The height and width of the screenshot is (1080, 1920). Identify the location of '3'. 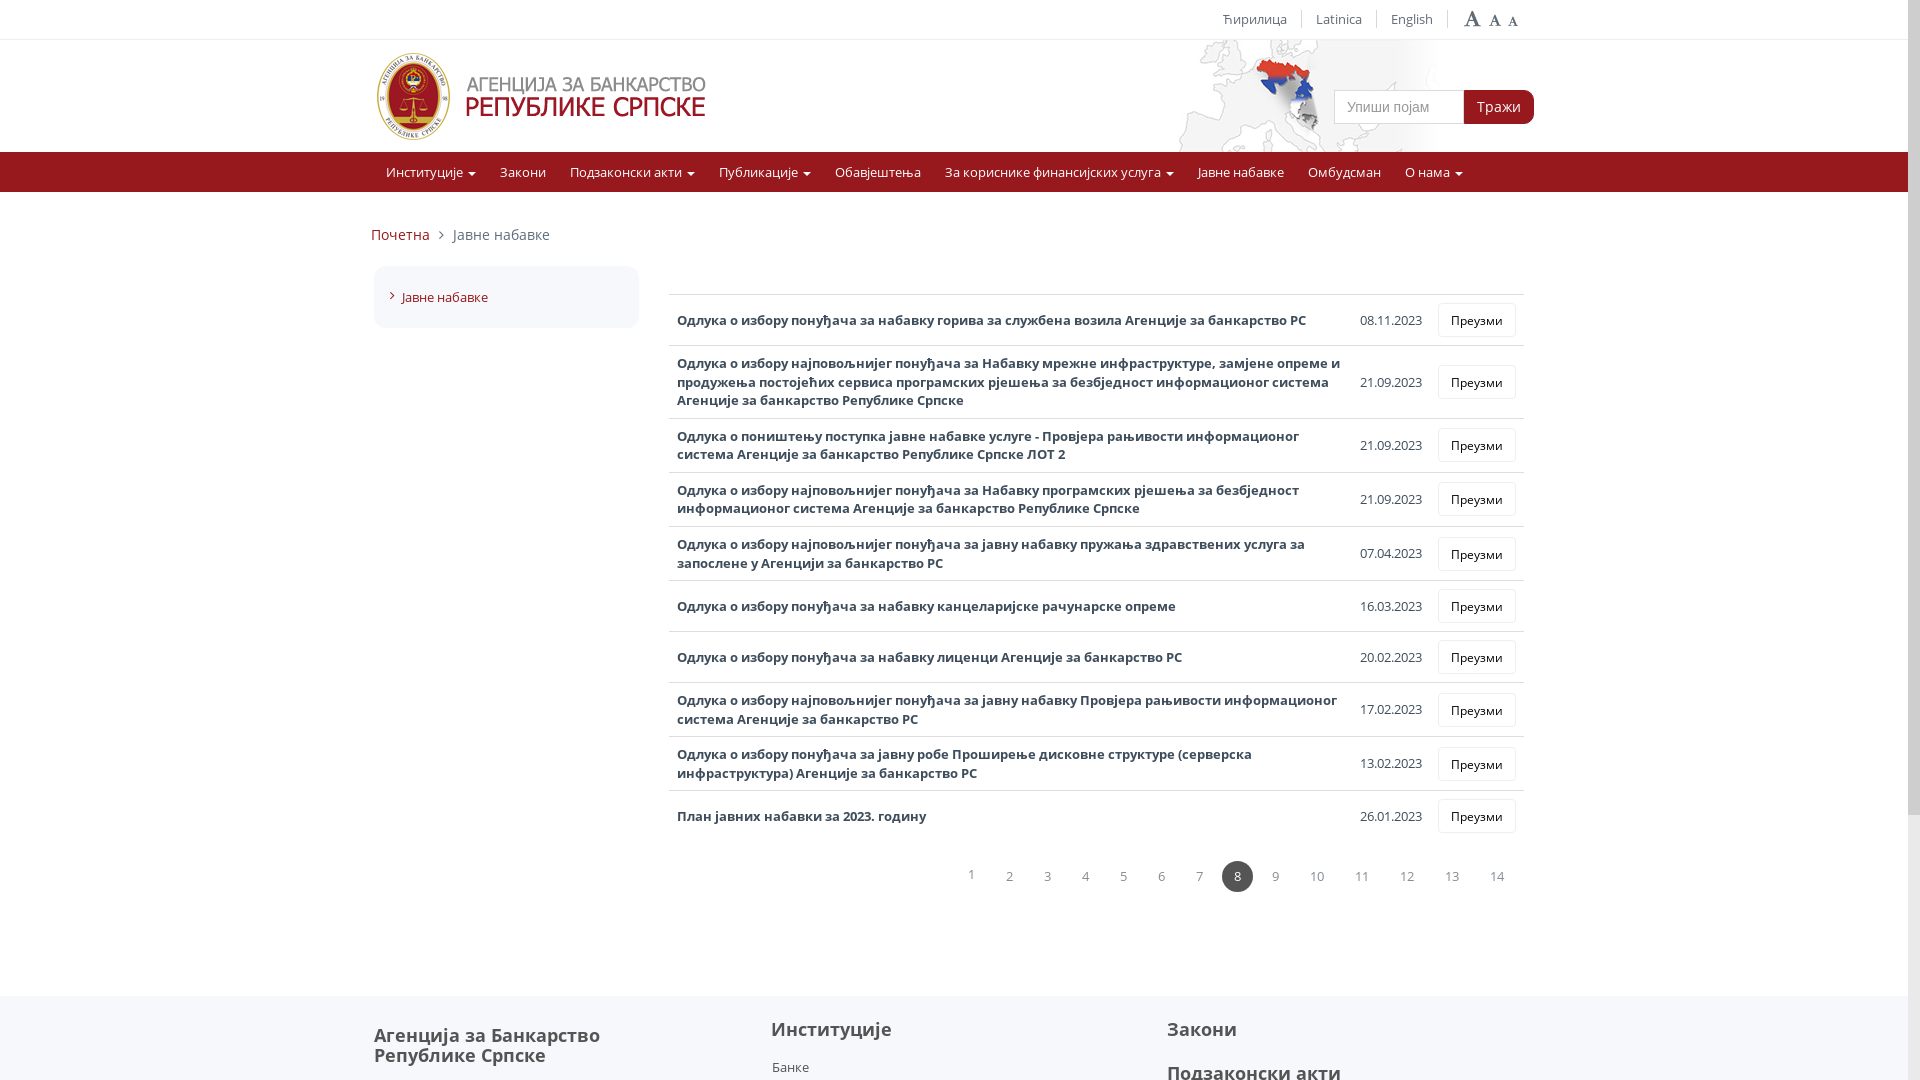
(1032, 875).